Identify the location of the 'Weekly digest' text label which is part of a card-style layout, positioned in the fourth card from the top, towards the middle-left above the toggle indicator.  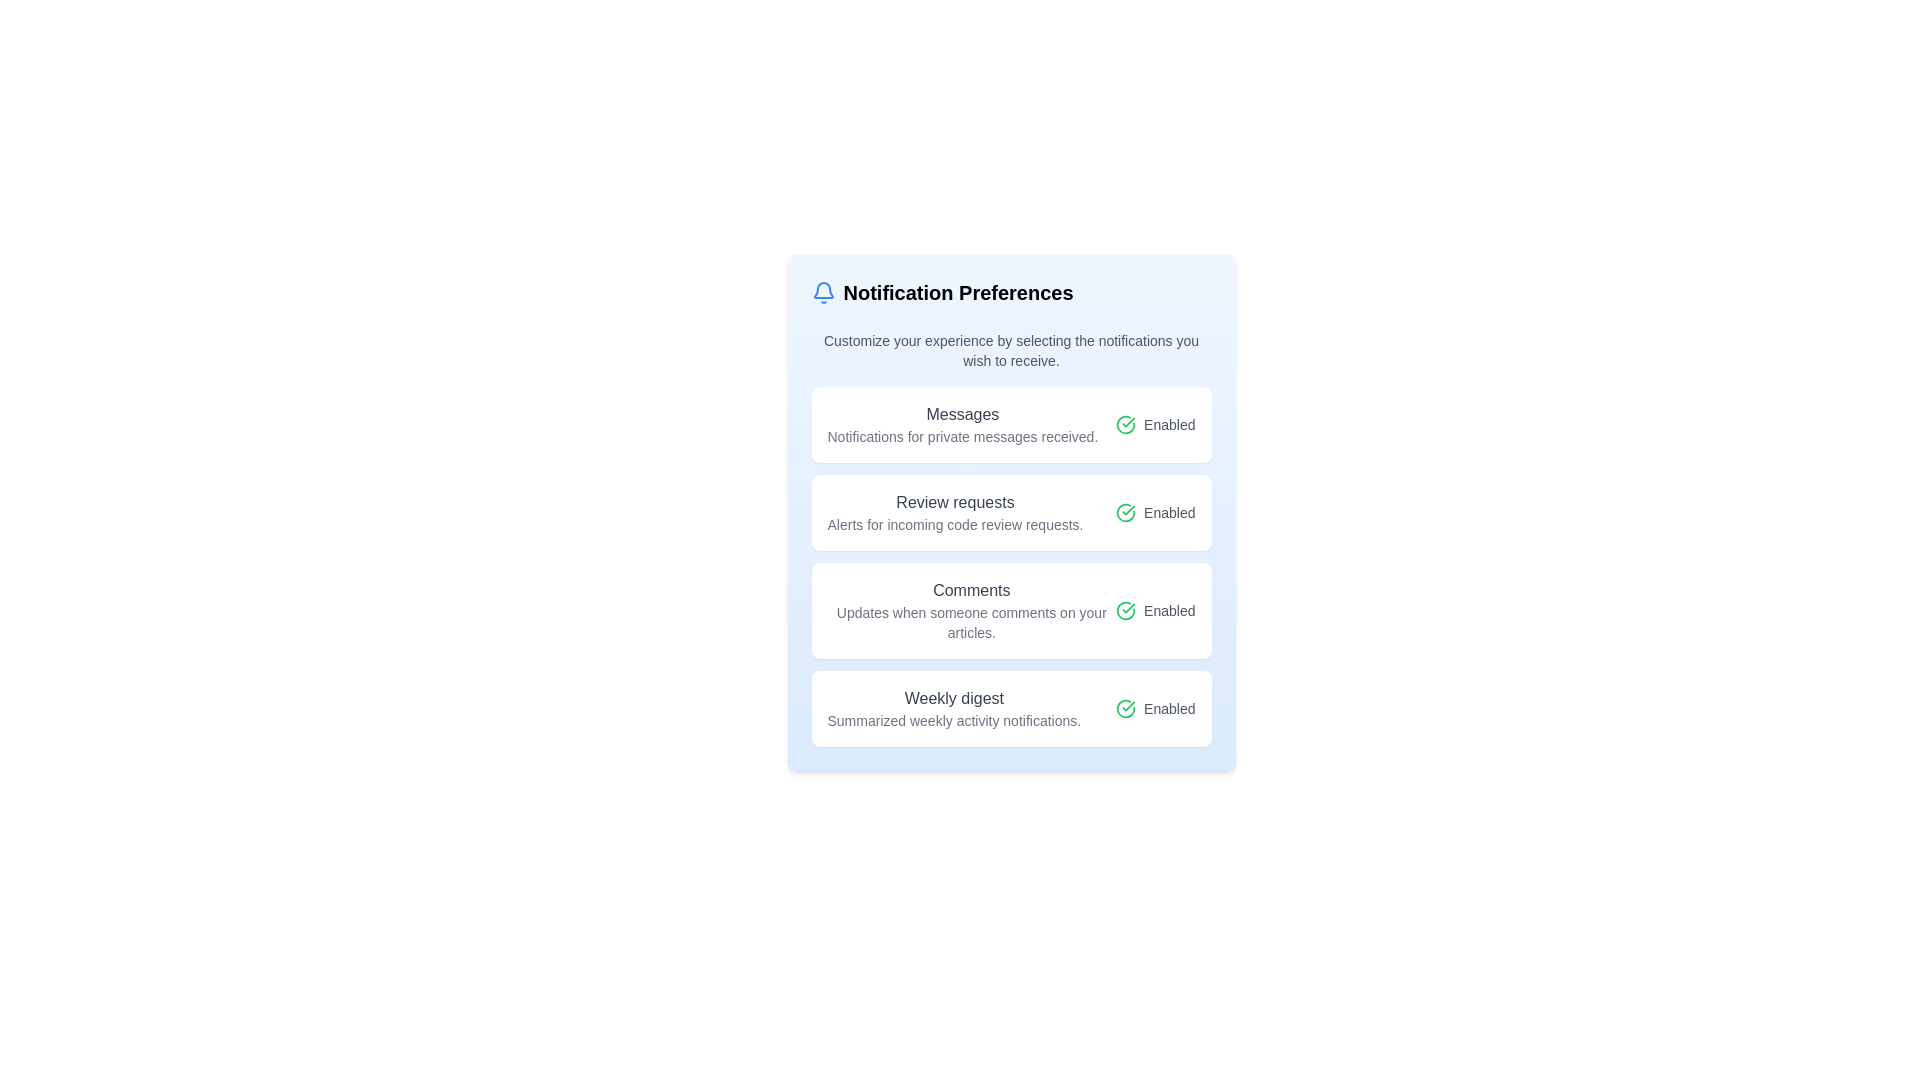
(953, 708).